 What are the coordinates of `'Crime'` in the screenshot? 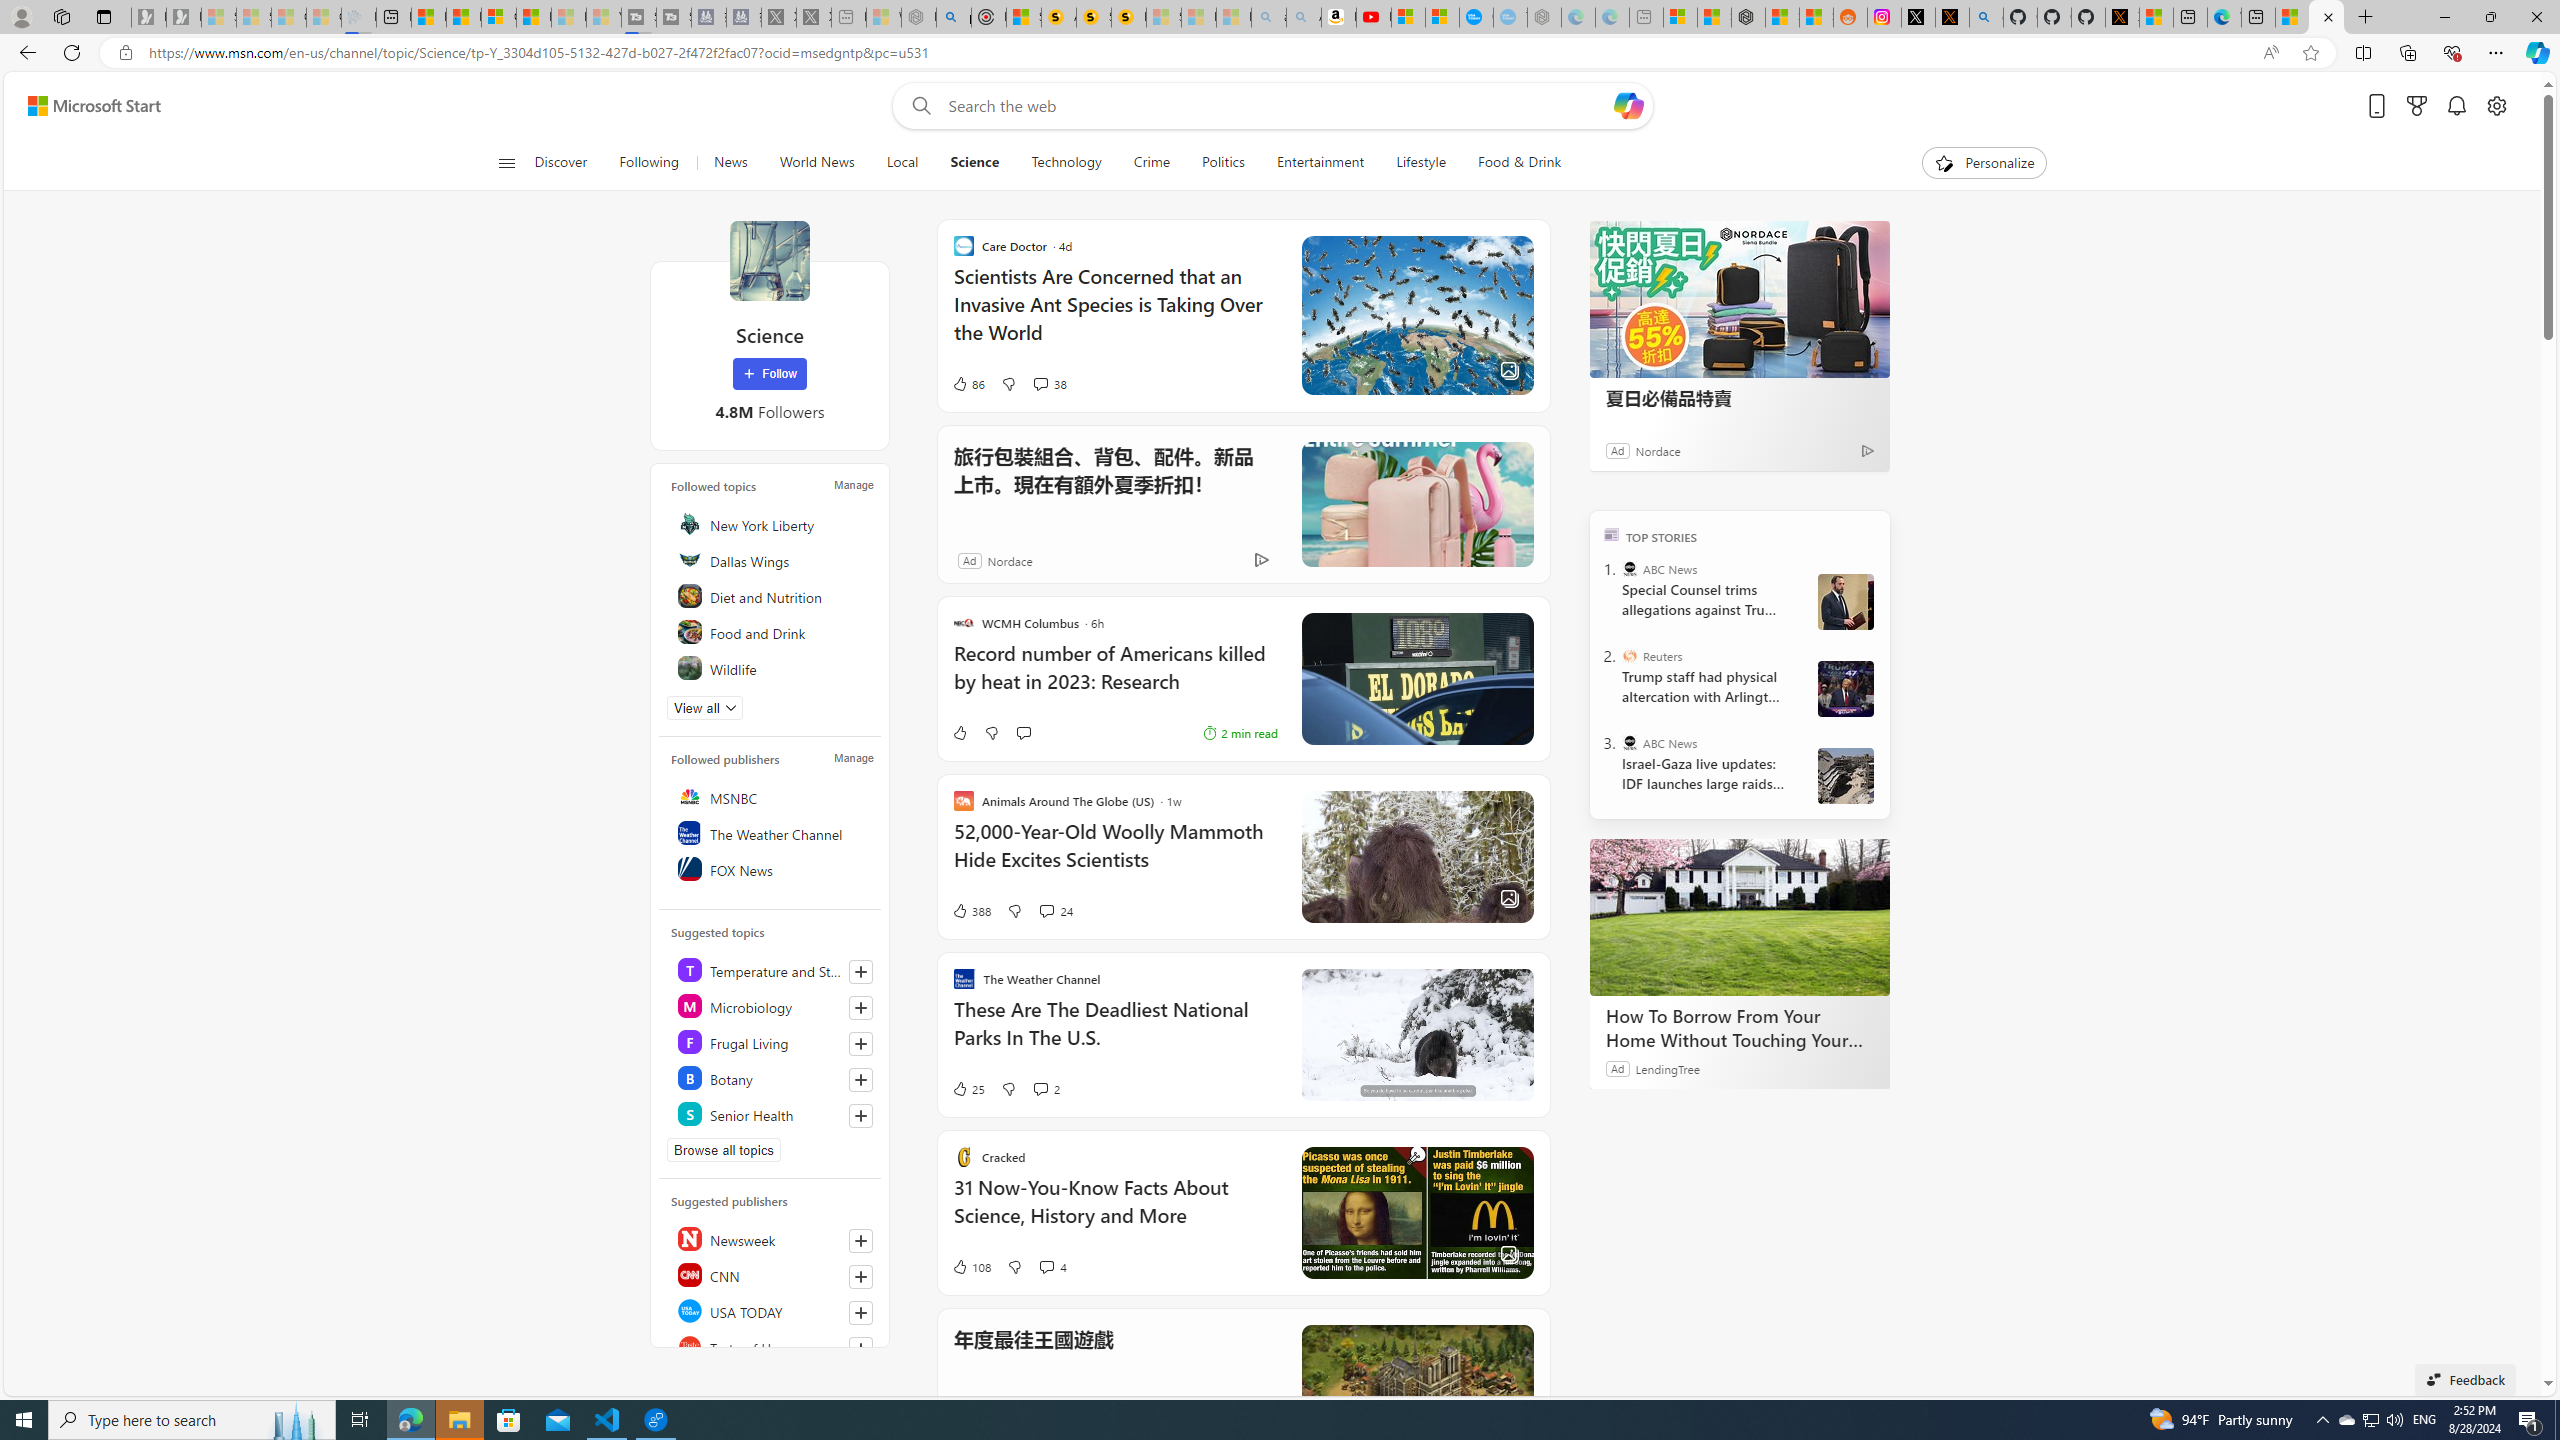 It's located at (1151, 162).